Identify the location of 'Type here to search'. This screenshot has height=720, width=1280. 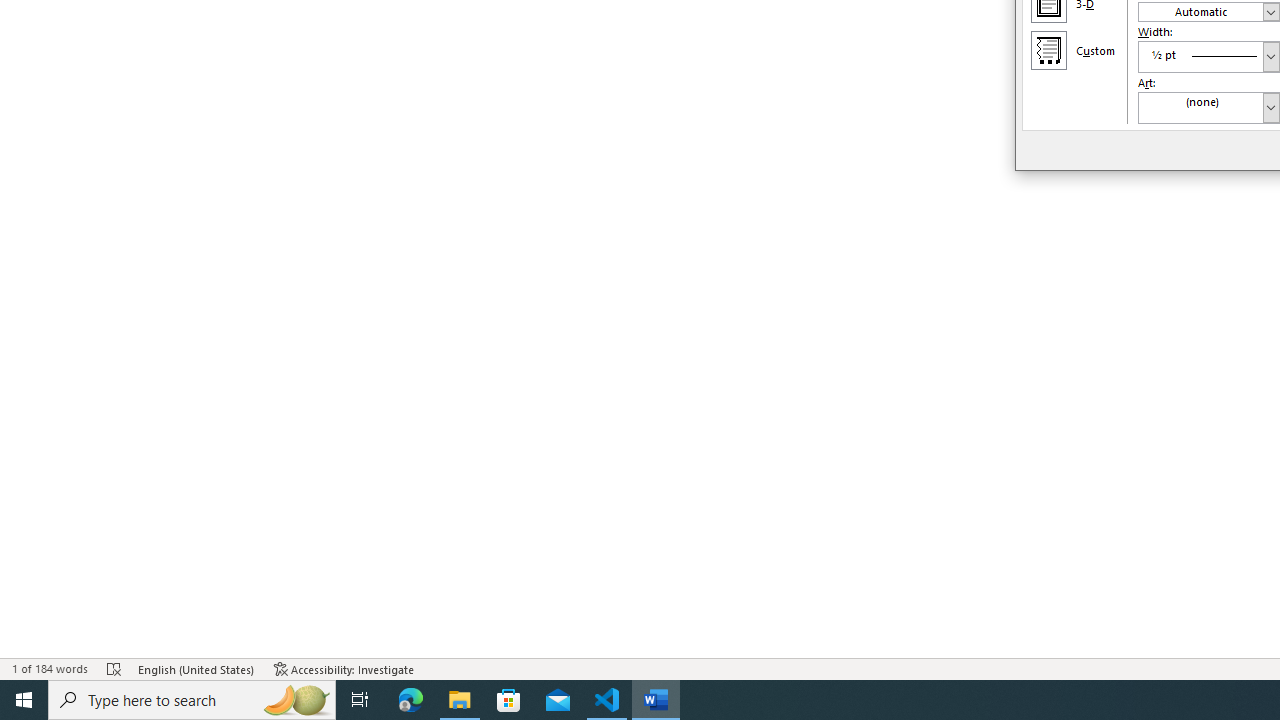
(192, 698).